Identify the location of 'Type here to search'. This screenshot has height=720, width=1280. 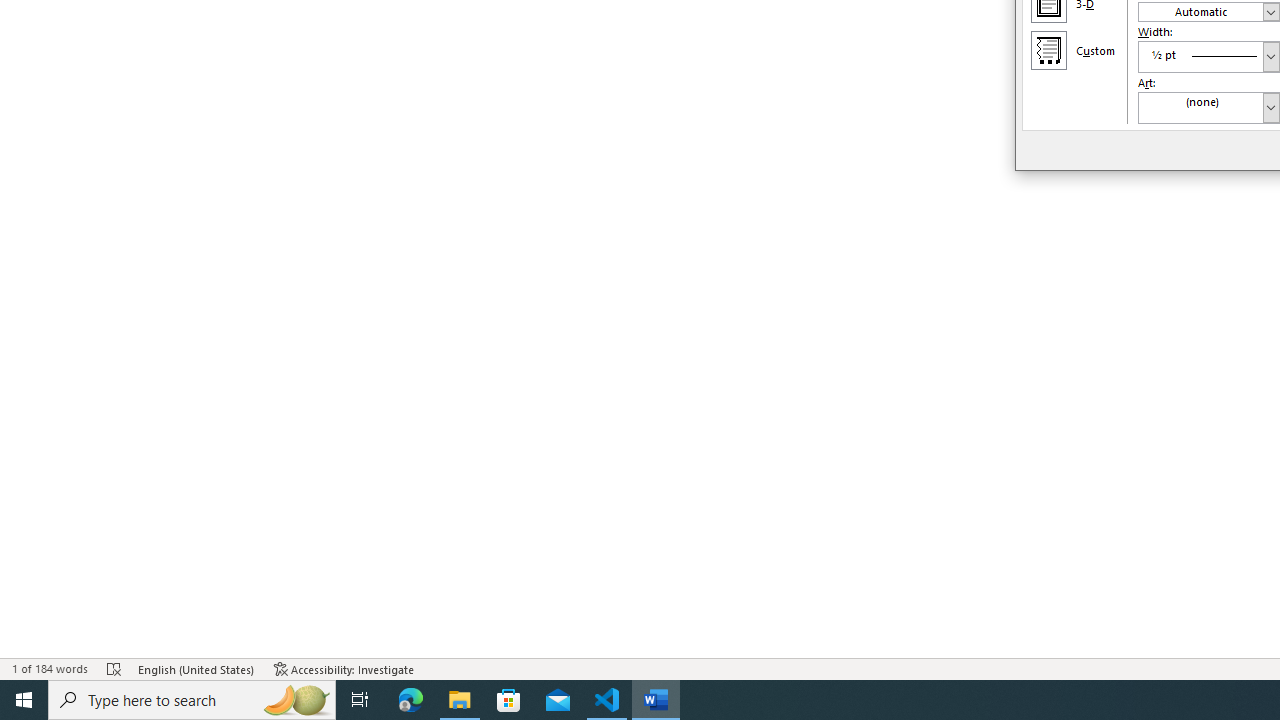
(192, 698).